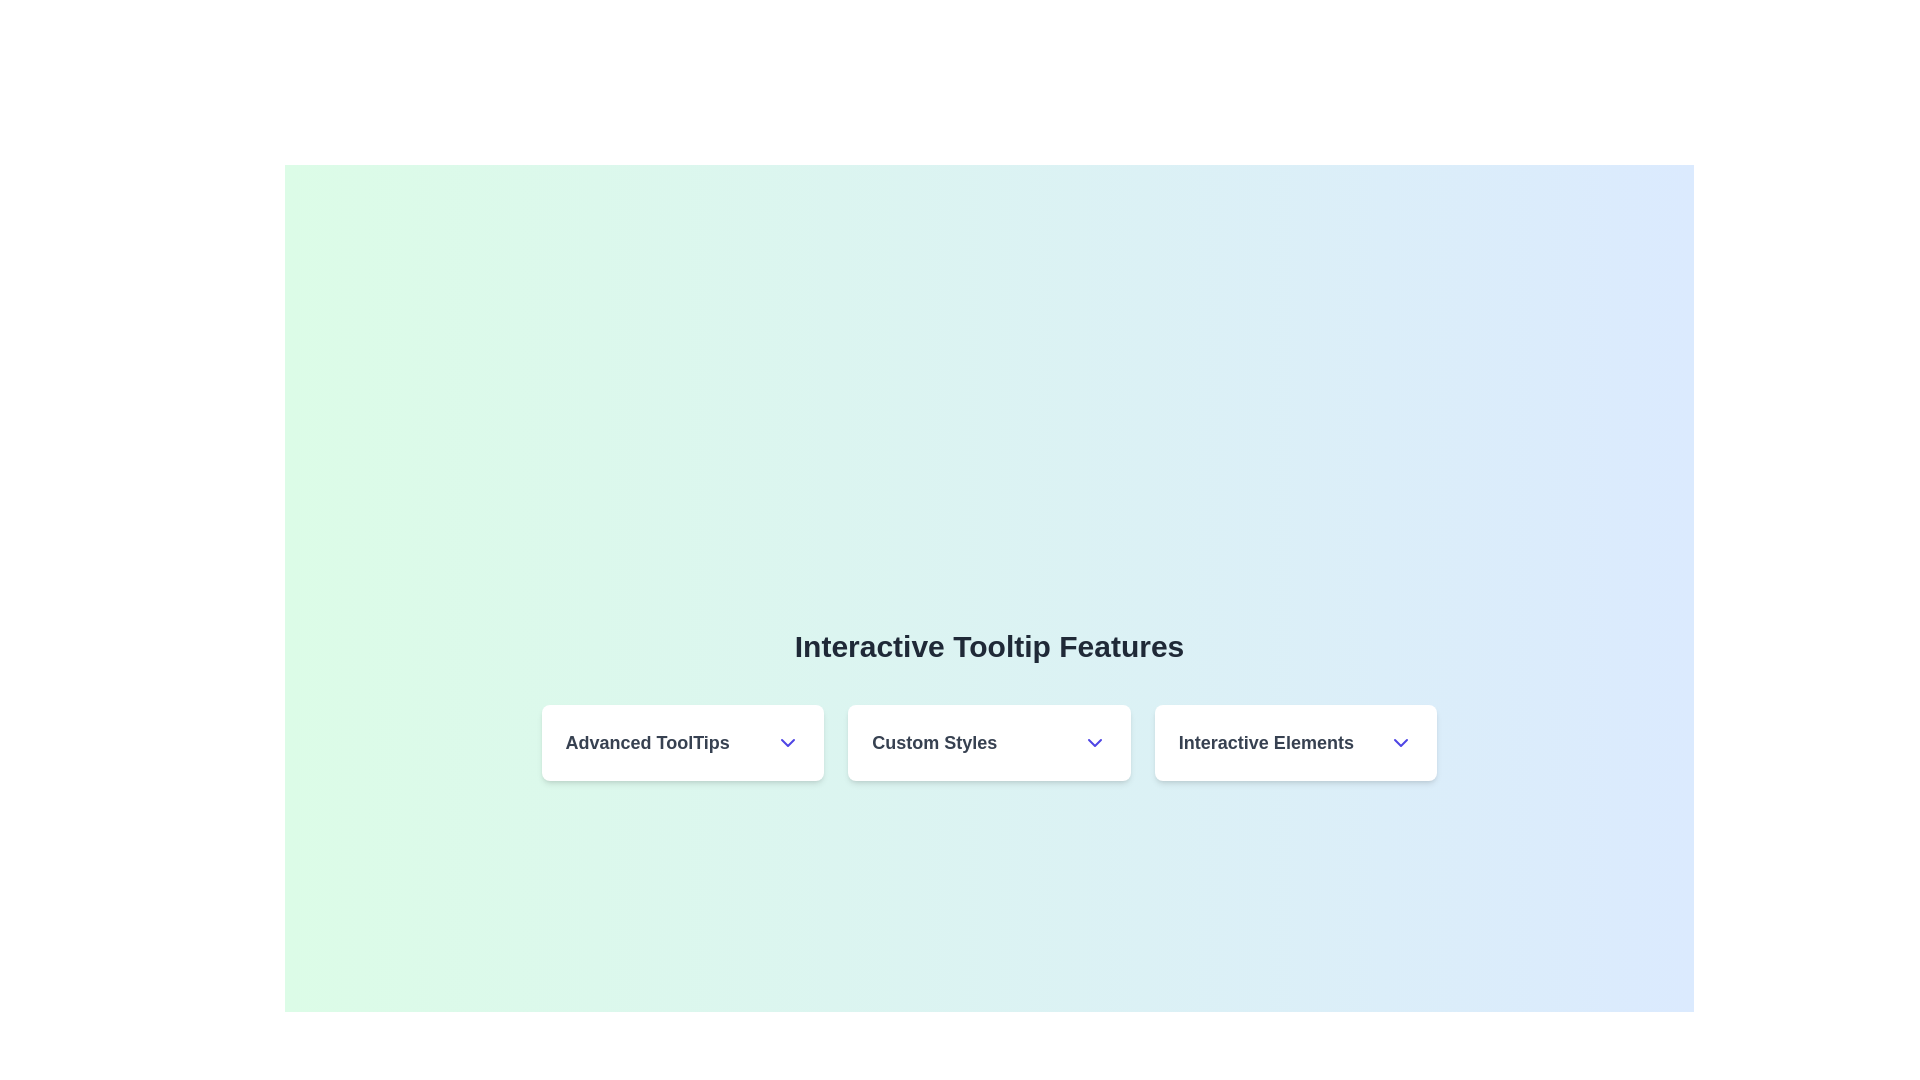 This screenshot has height=1080, width=1920. I want to click on the 'Custom Styles' card widget, so click(989, 743).